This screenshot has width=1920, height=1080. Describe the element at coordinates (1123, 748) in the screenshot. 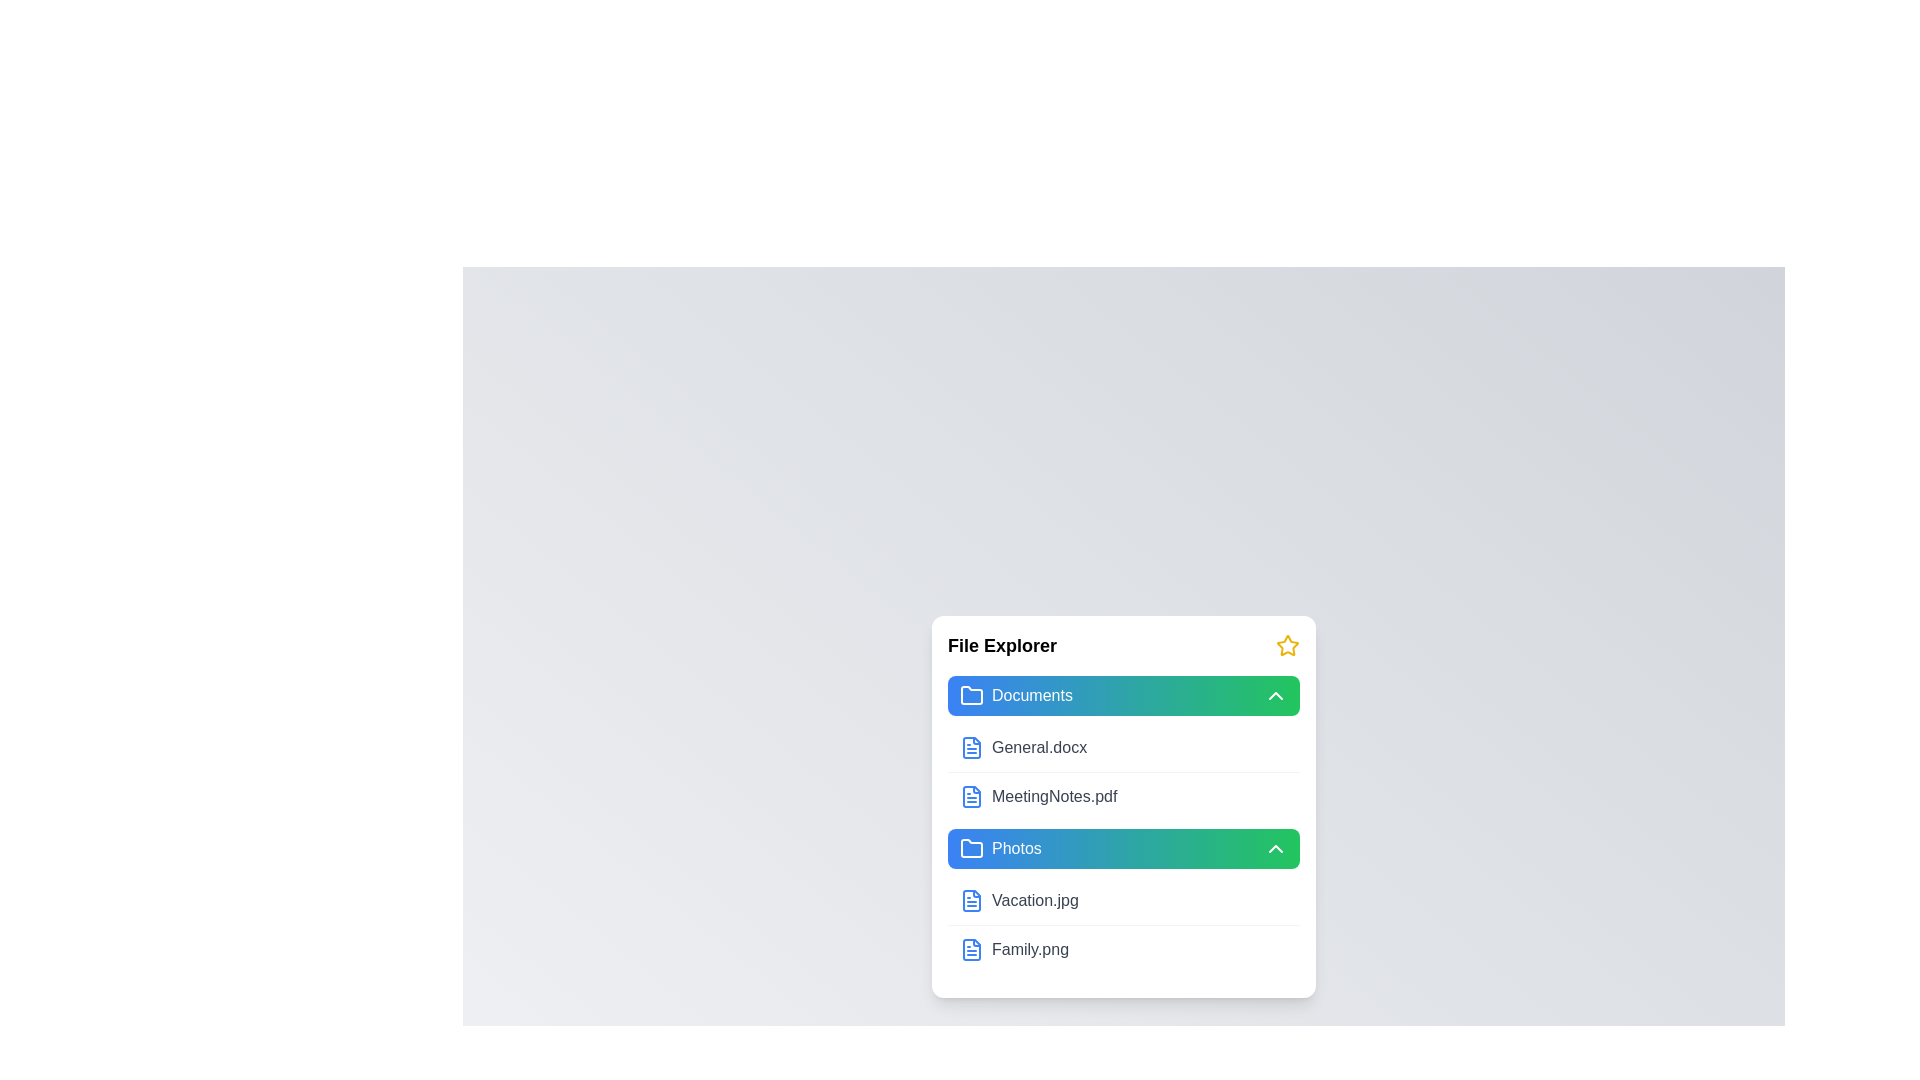

I see `the file item General.docx` at that location.